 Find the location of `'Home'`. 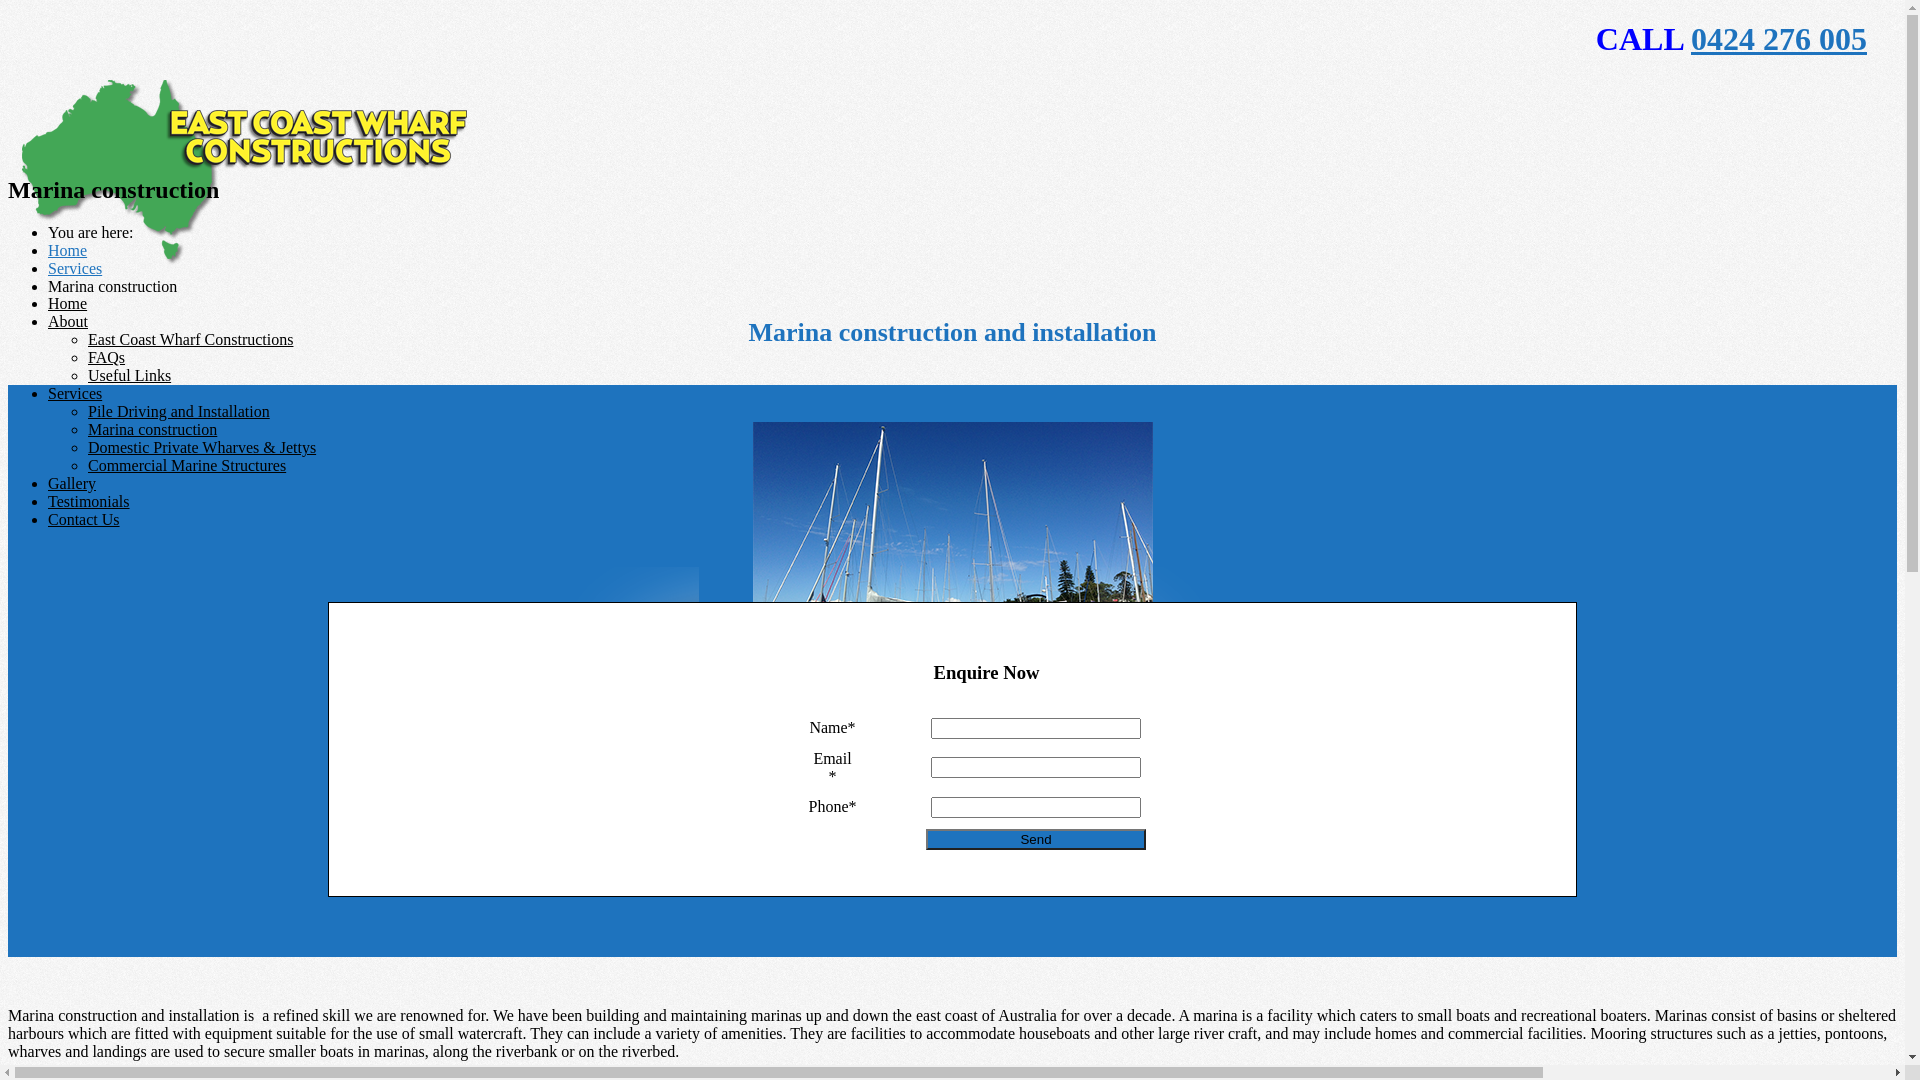

'Home' is located at coordinates (48, 303).